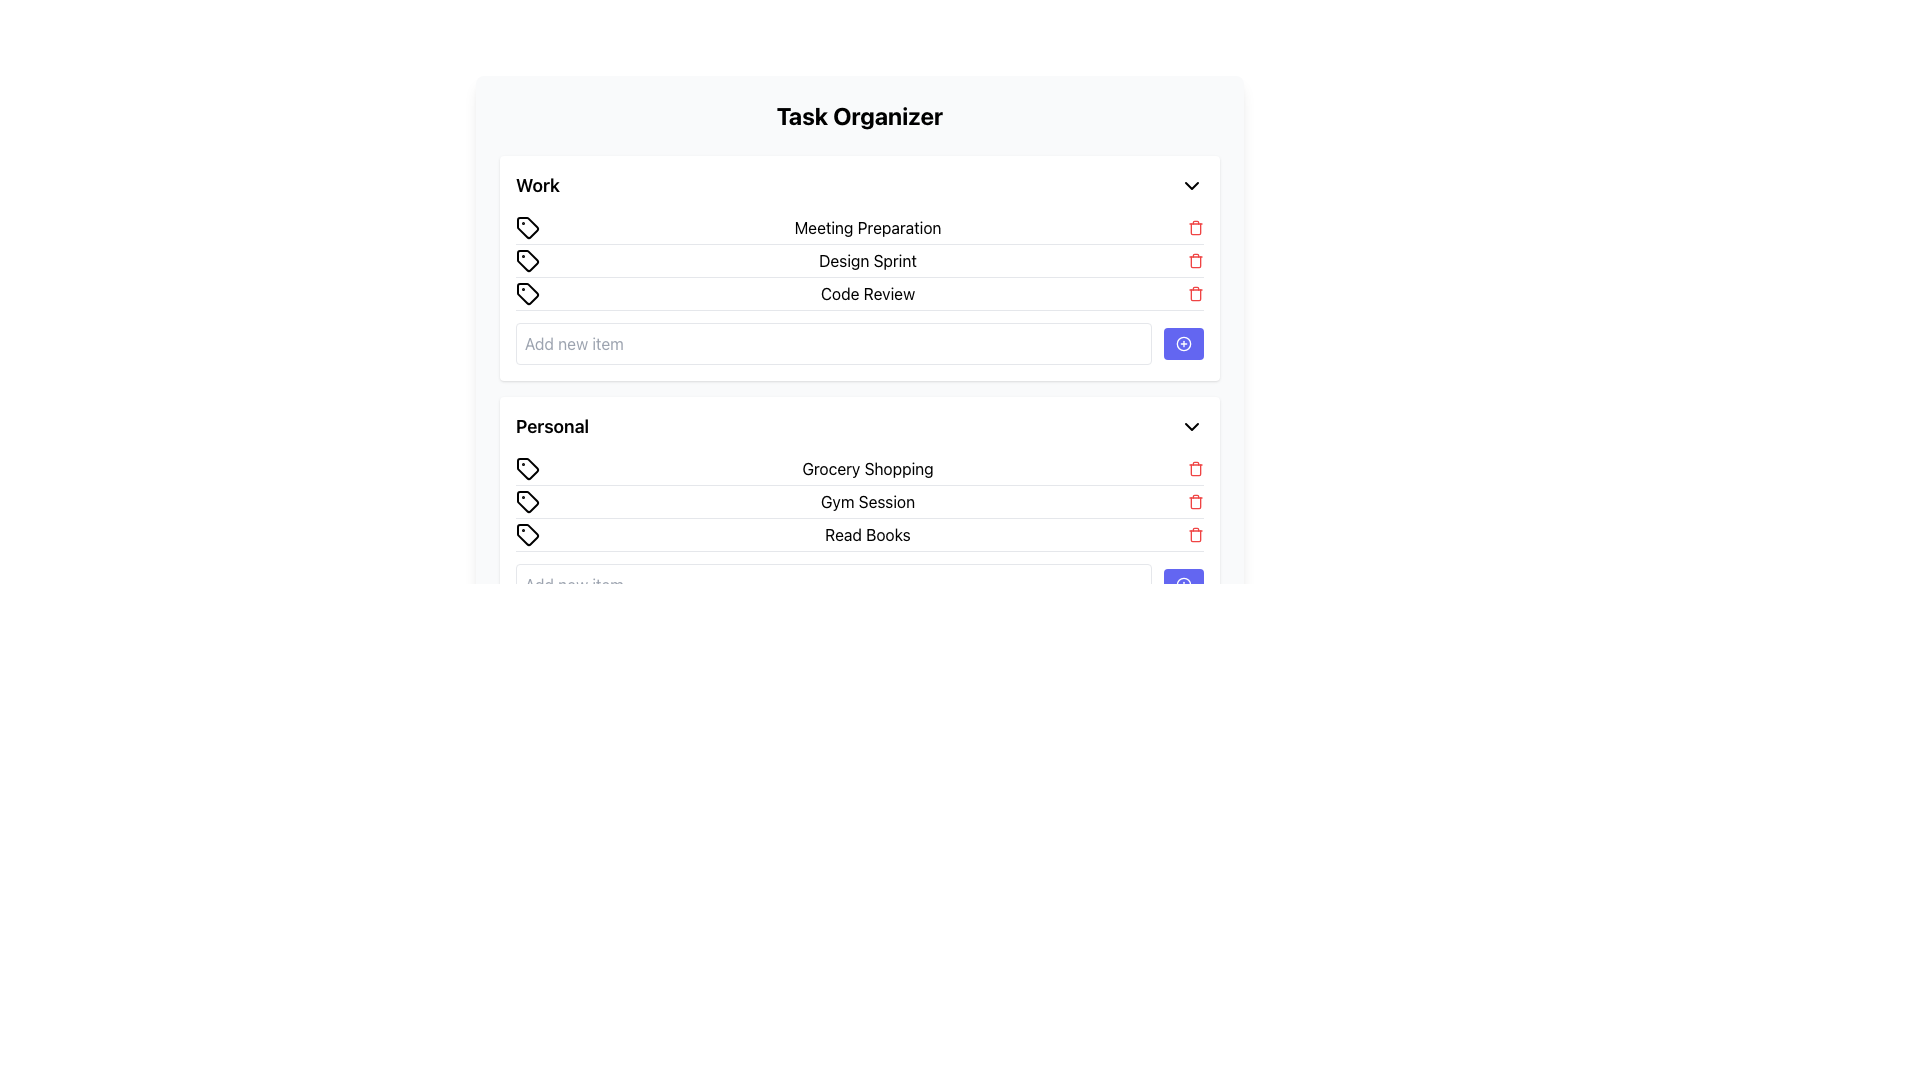 This screenshot has height=1080, width=1920. Describe the element at coordinates (868, 534) in the screenshot. I see `the 'Read Books' text label, which is located in the 'Personal' category, in the third row below 'Grocery Shopping' and 'Gym Session', to the right of a tag icon` at that location.